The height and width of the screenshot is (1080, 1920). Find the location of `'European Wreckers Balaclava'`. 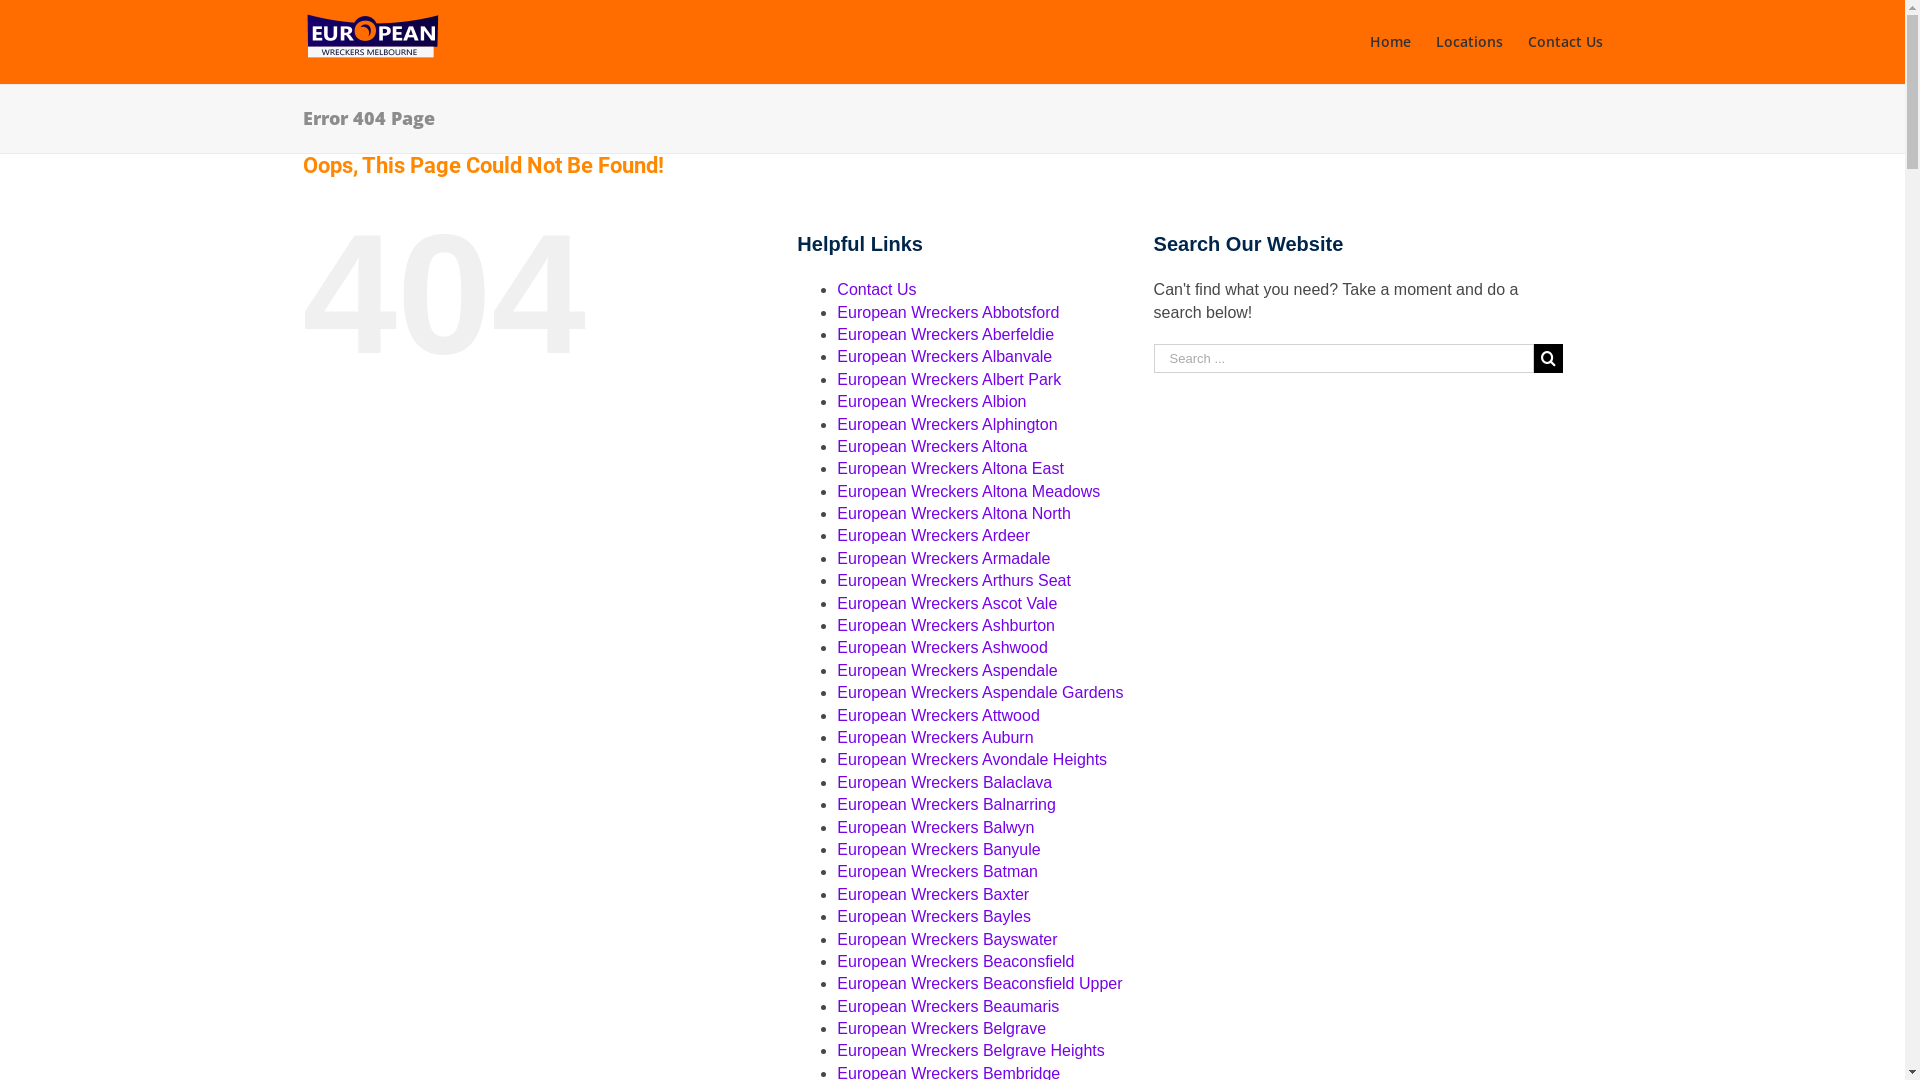

'European Wreckers Balaclava' is located at coordinates (943, 781).